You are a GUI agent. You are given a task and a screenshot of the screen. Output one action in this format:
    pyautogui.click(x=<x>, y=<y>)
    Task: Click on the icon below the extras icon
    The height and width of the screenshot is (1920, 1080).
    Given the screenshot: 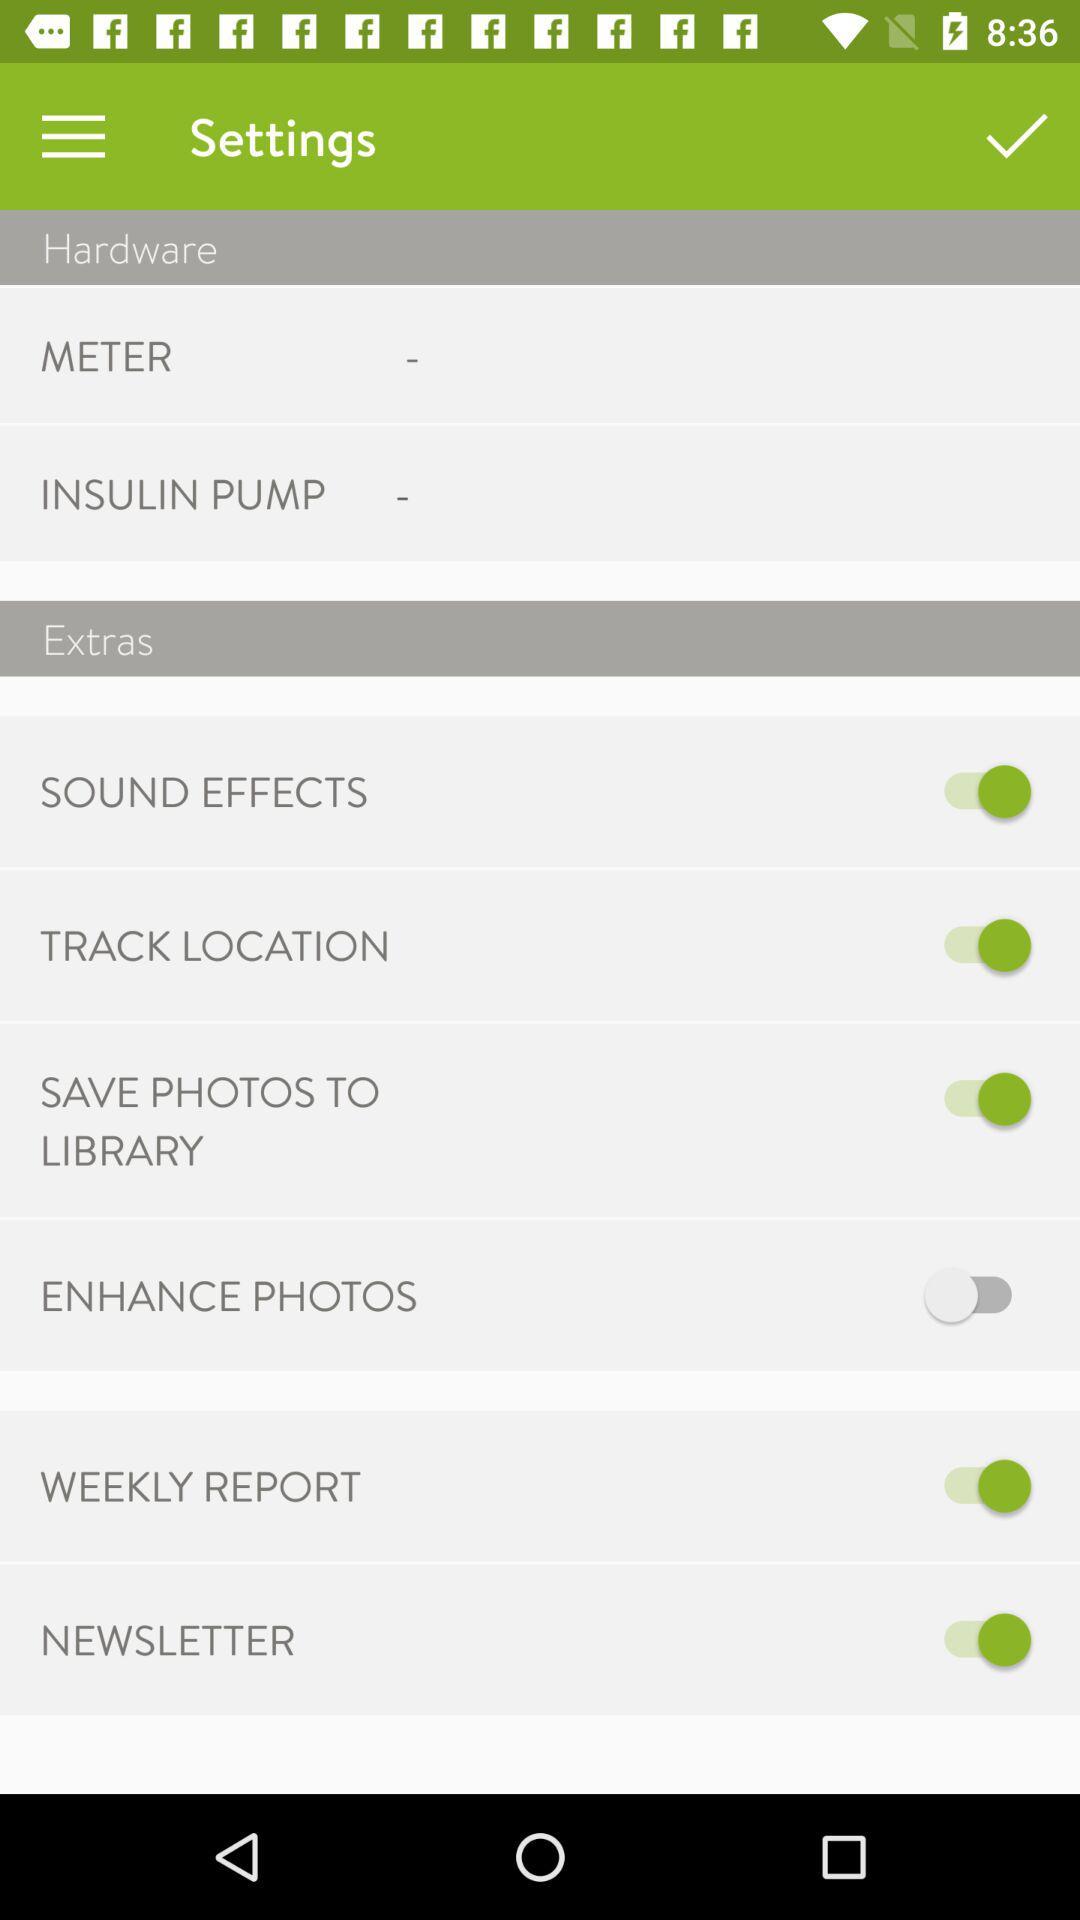 What is the action you would take?
    pyautogui.click(x=821, y=790)
    